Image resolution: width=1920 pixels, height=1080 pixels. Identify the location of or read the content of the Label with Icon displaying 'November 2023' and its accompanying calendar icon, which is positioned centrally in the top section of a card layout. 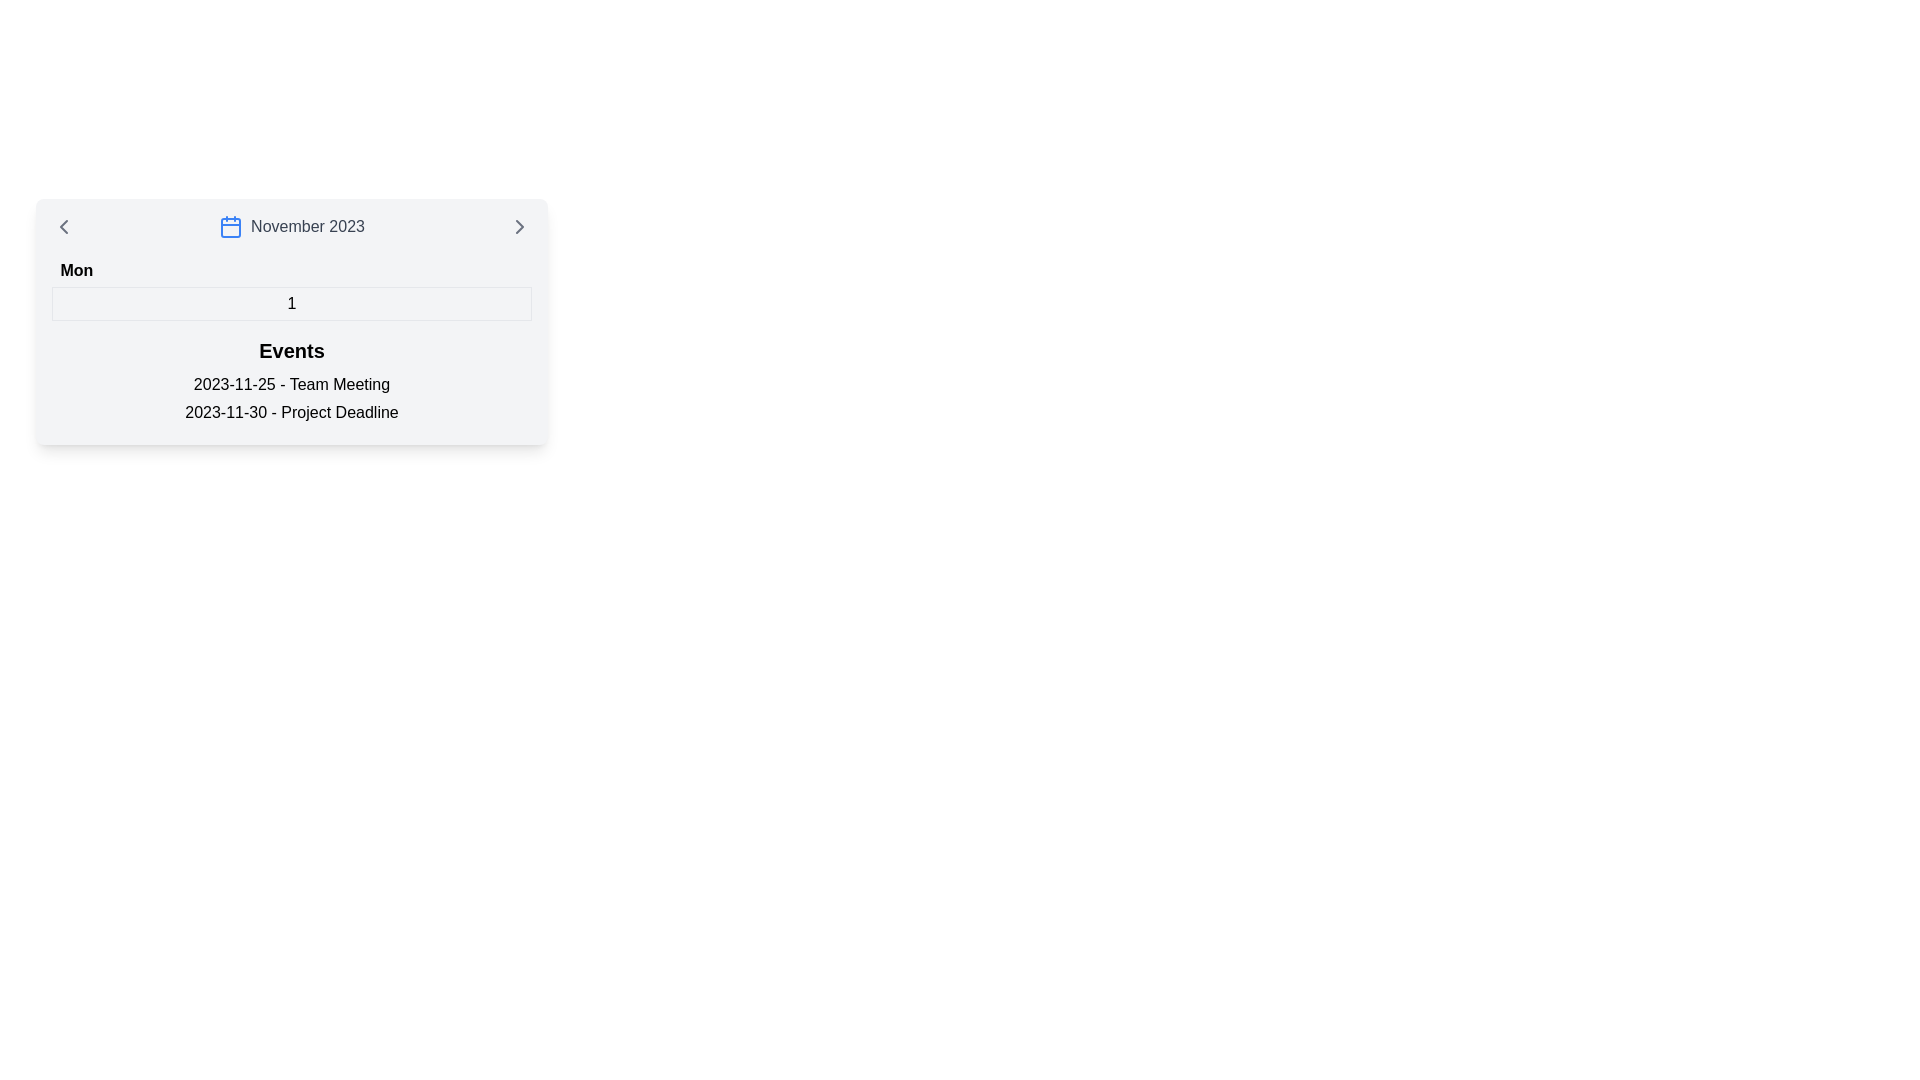
(291, 226).